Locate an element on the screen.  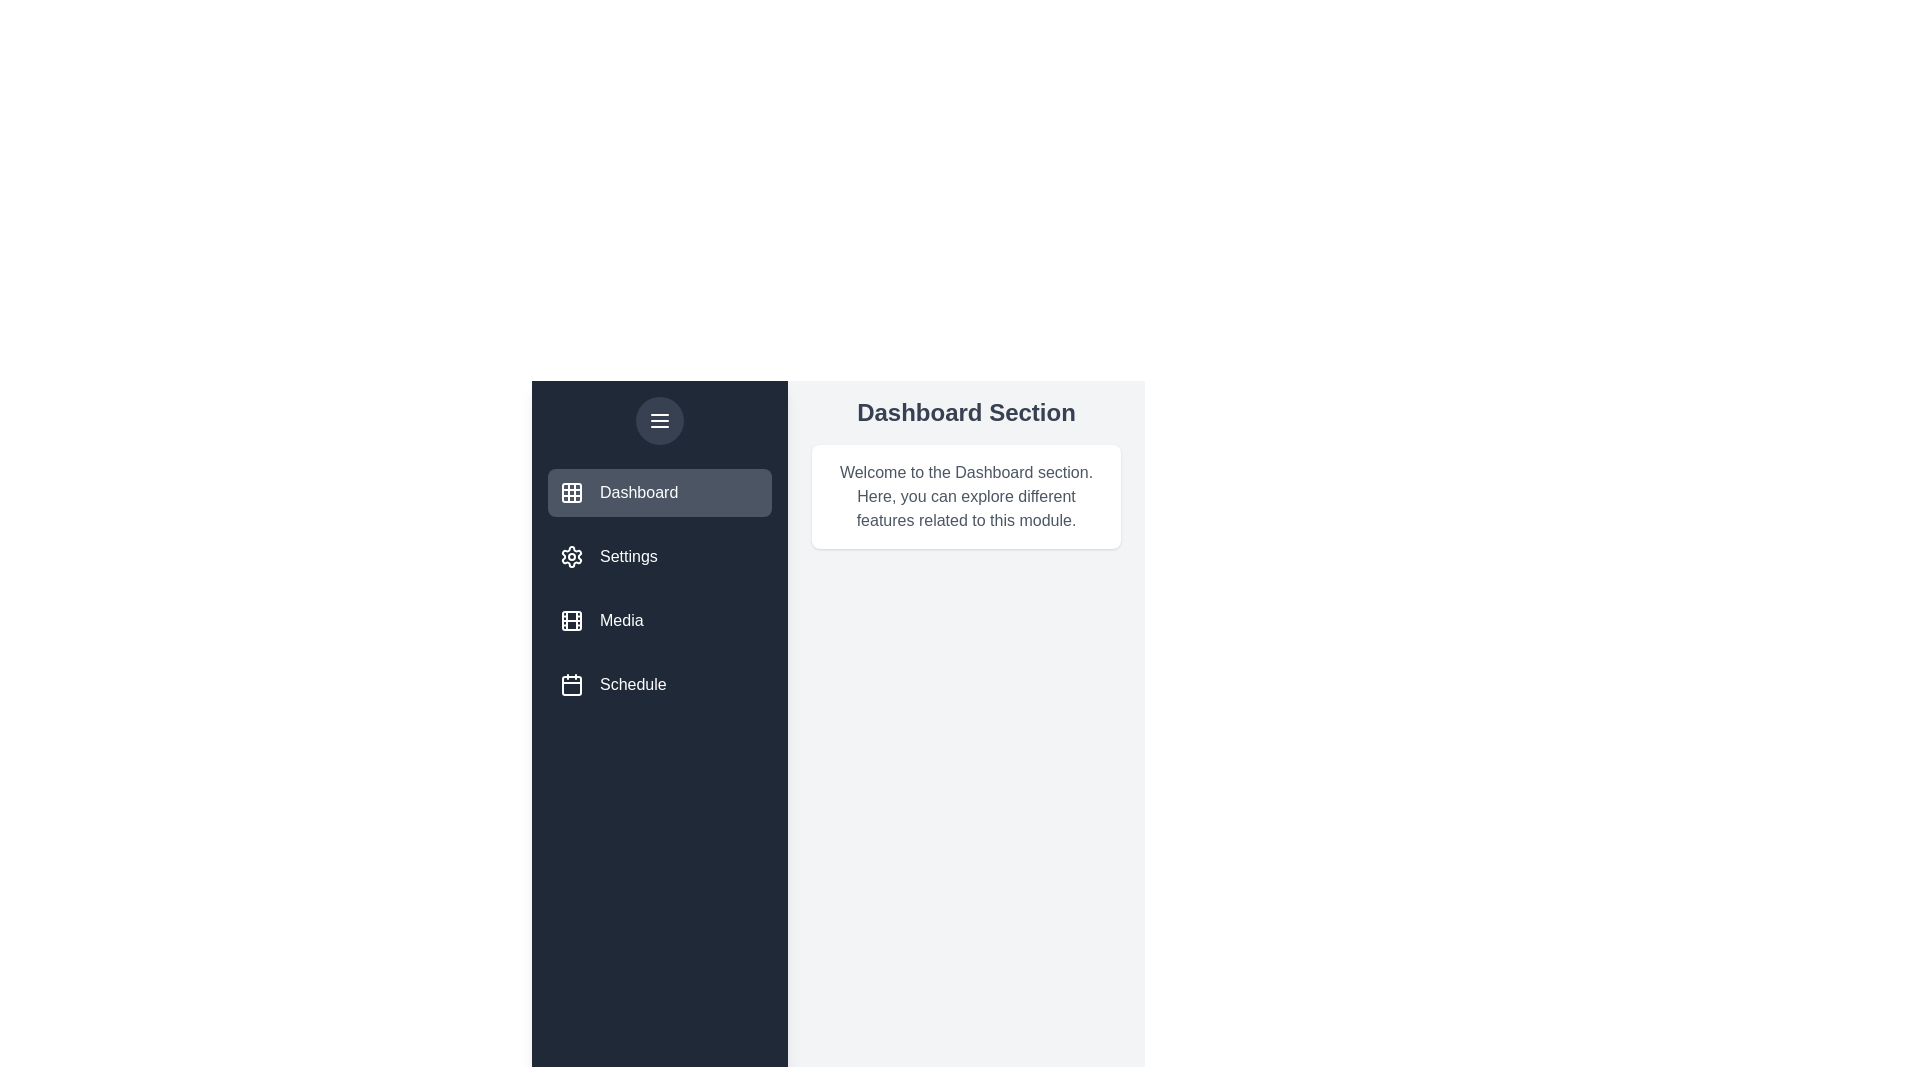
the menu item corresponding to the section Media to select it is located at coordinates (660, 620).